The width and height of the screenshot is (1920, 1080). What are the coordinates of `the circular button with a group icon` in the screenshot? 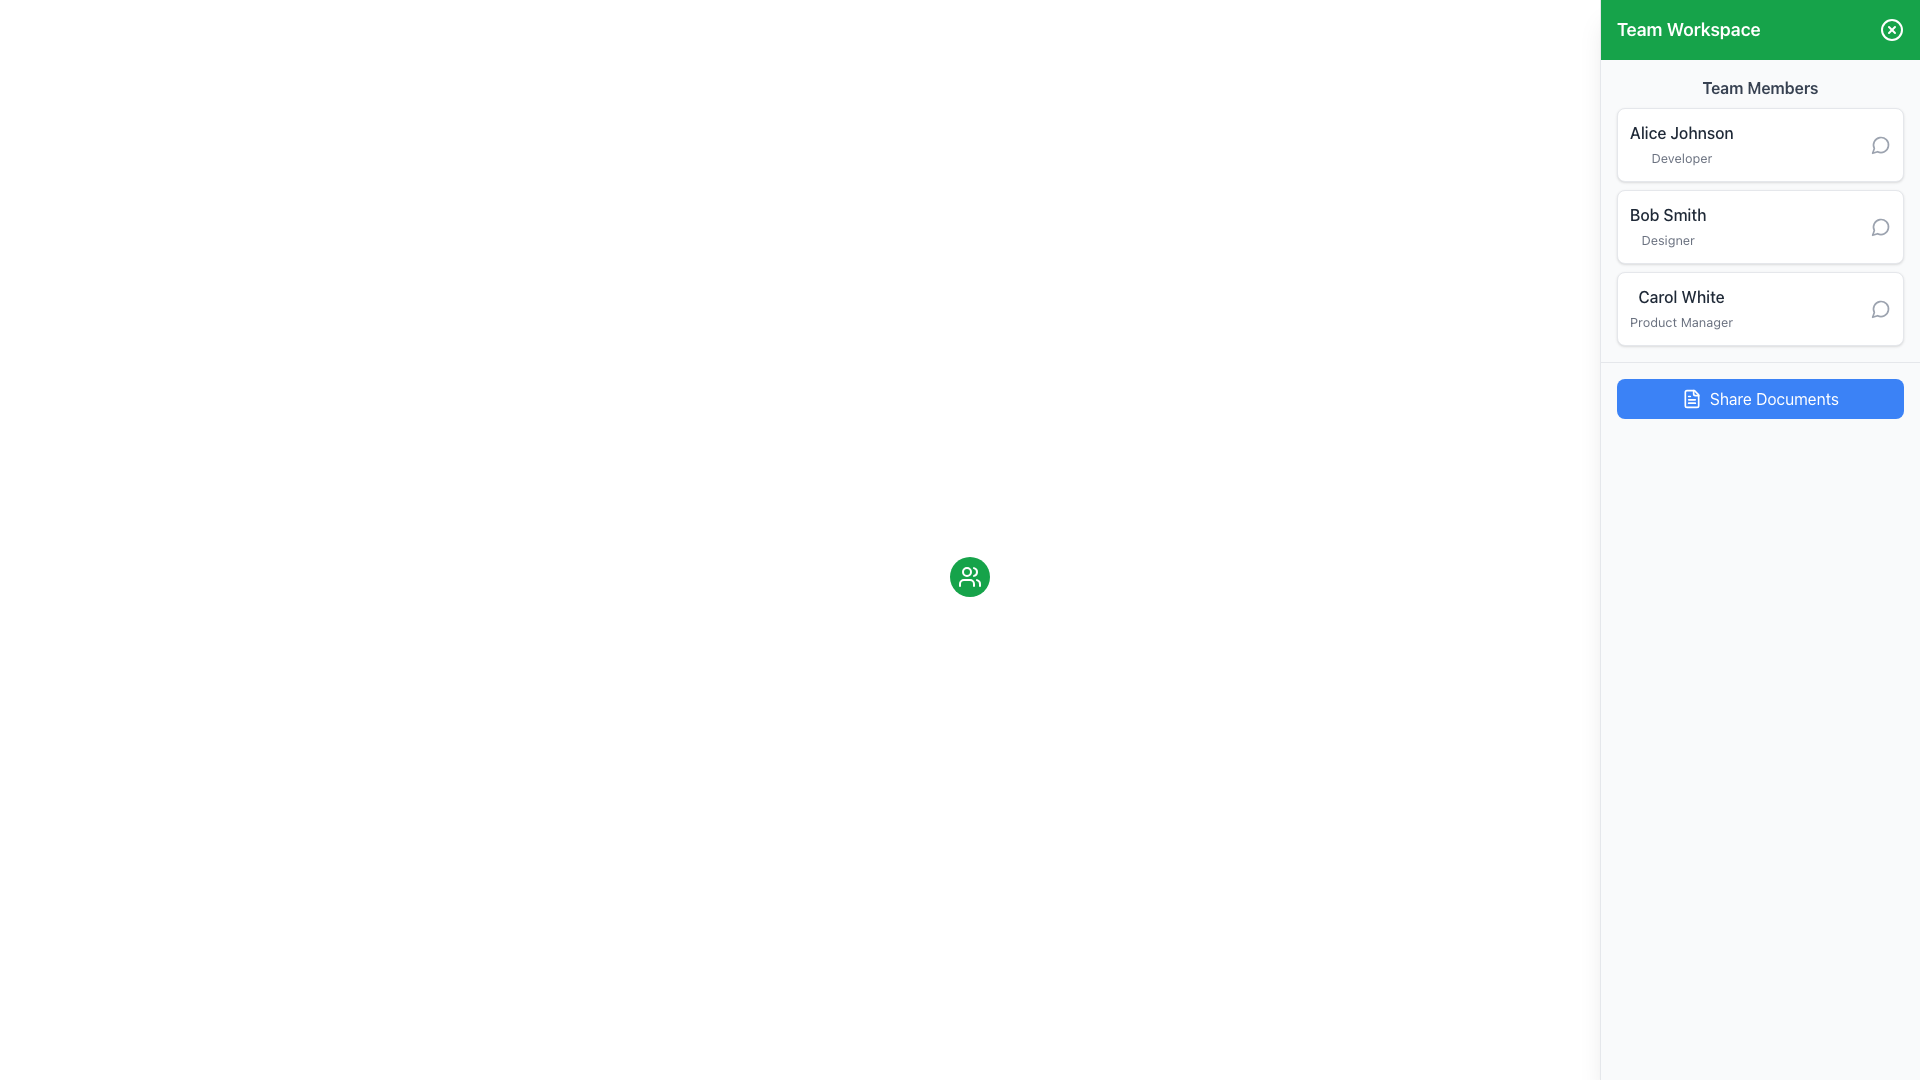 It's located at (969, 577).